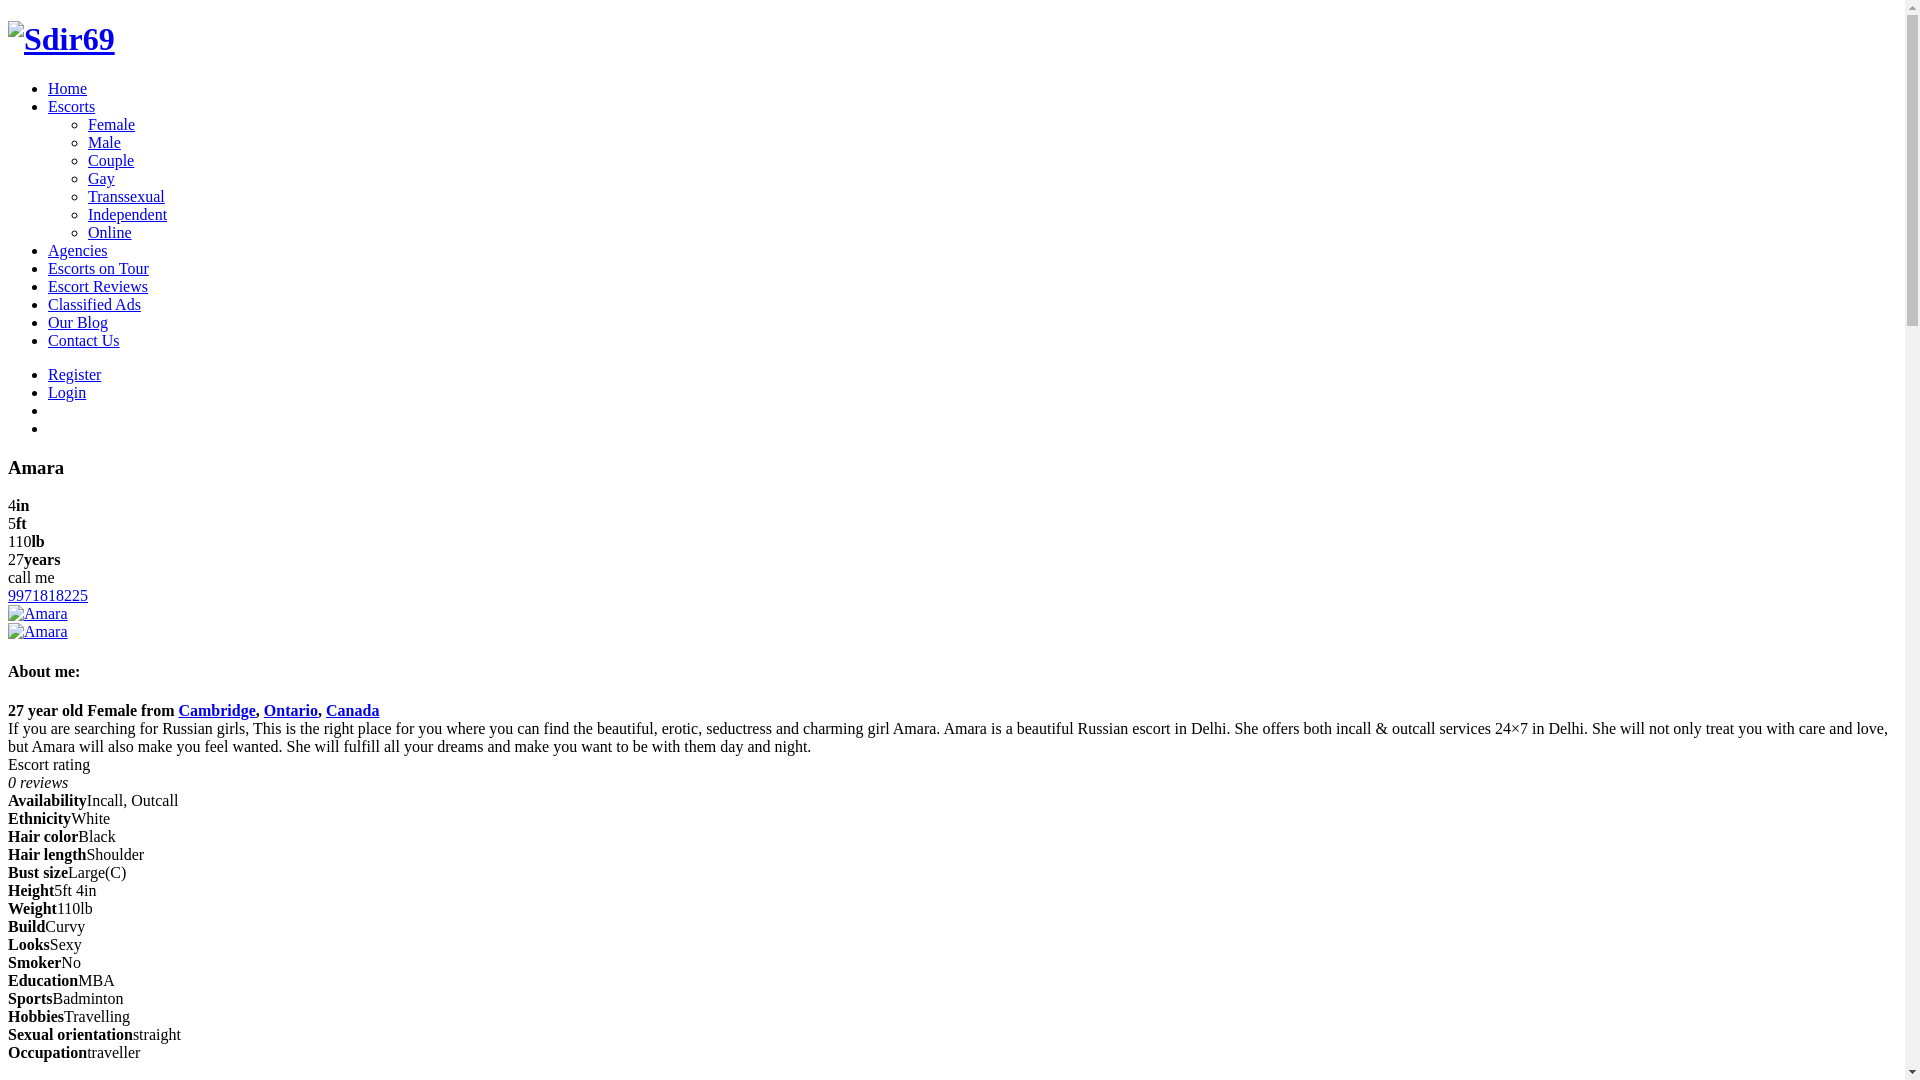  I want to click on 'Ontario', so click(290, 709).